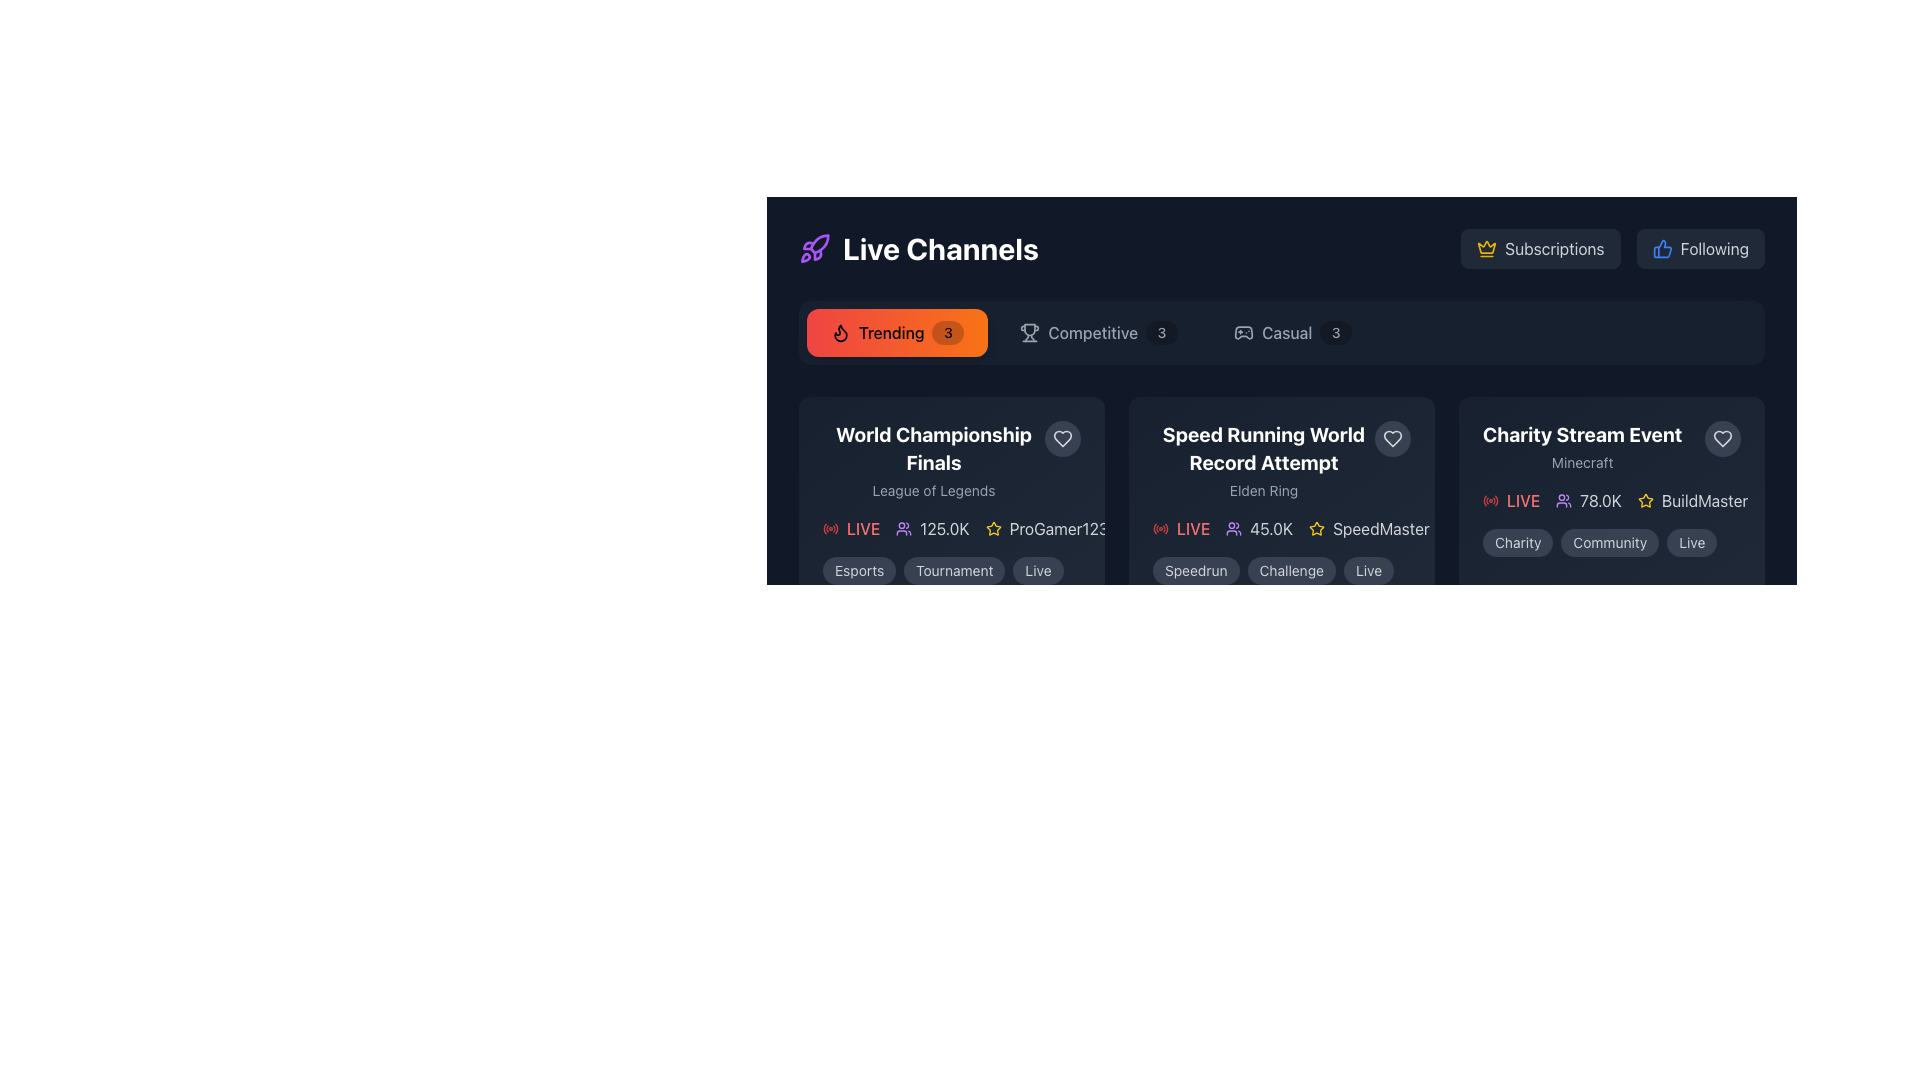 Image resolution: width=1920 pixels, height=1080 pixels. I want to click on the last button in the horizontal navigation bar, so click(1293, 331).